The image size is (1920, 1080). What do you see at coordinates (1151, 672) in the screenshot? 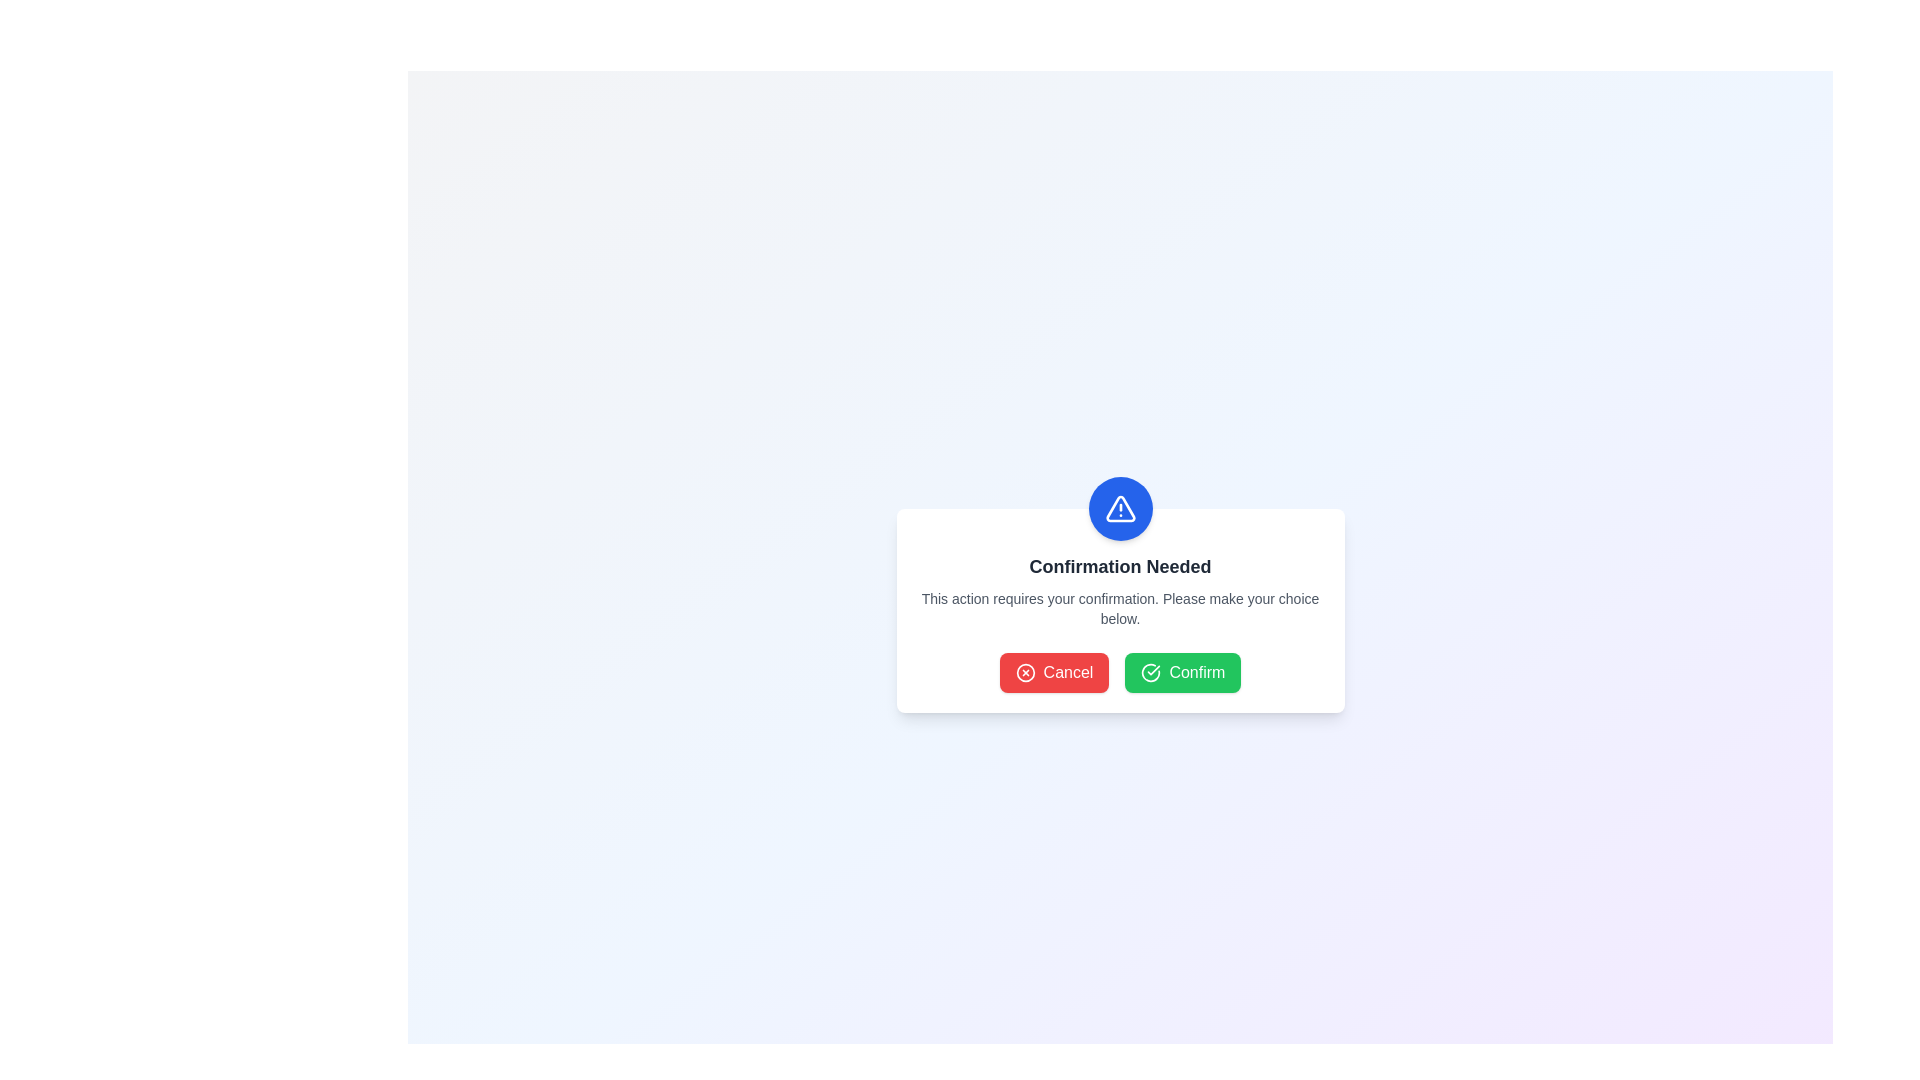
I see `the confirmation success icon located within the 'Confirm' button, positioned to the left of its label text` at bounding box center [1151, 672].